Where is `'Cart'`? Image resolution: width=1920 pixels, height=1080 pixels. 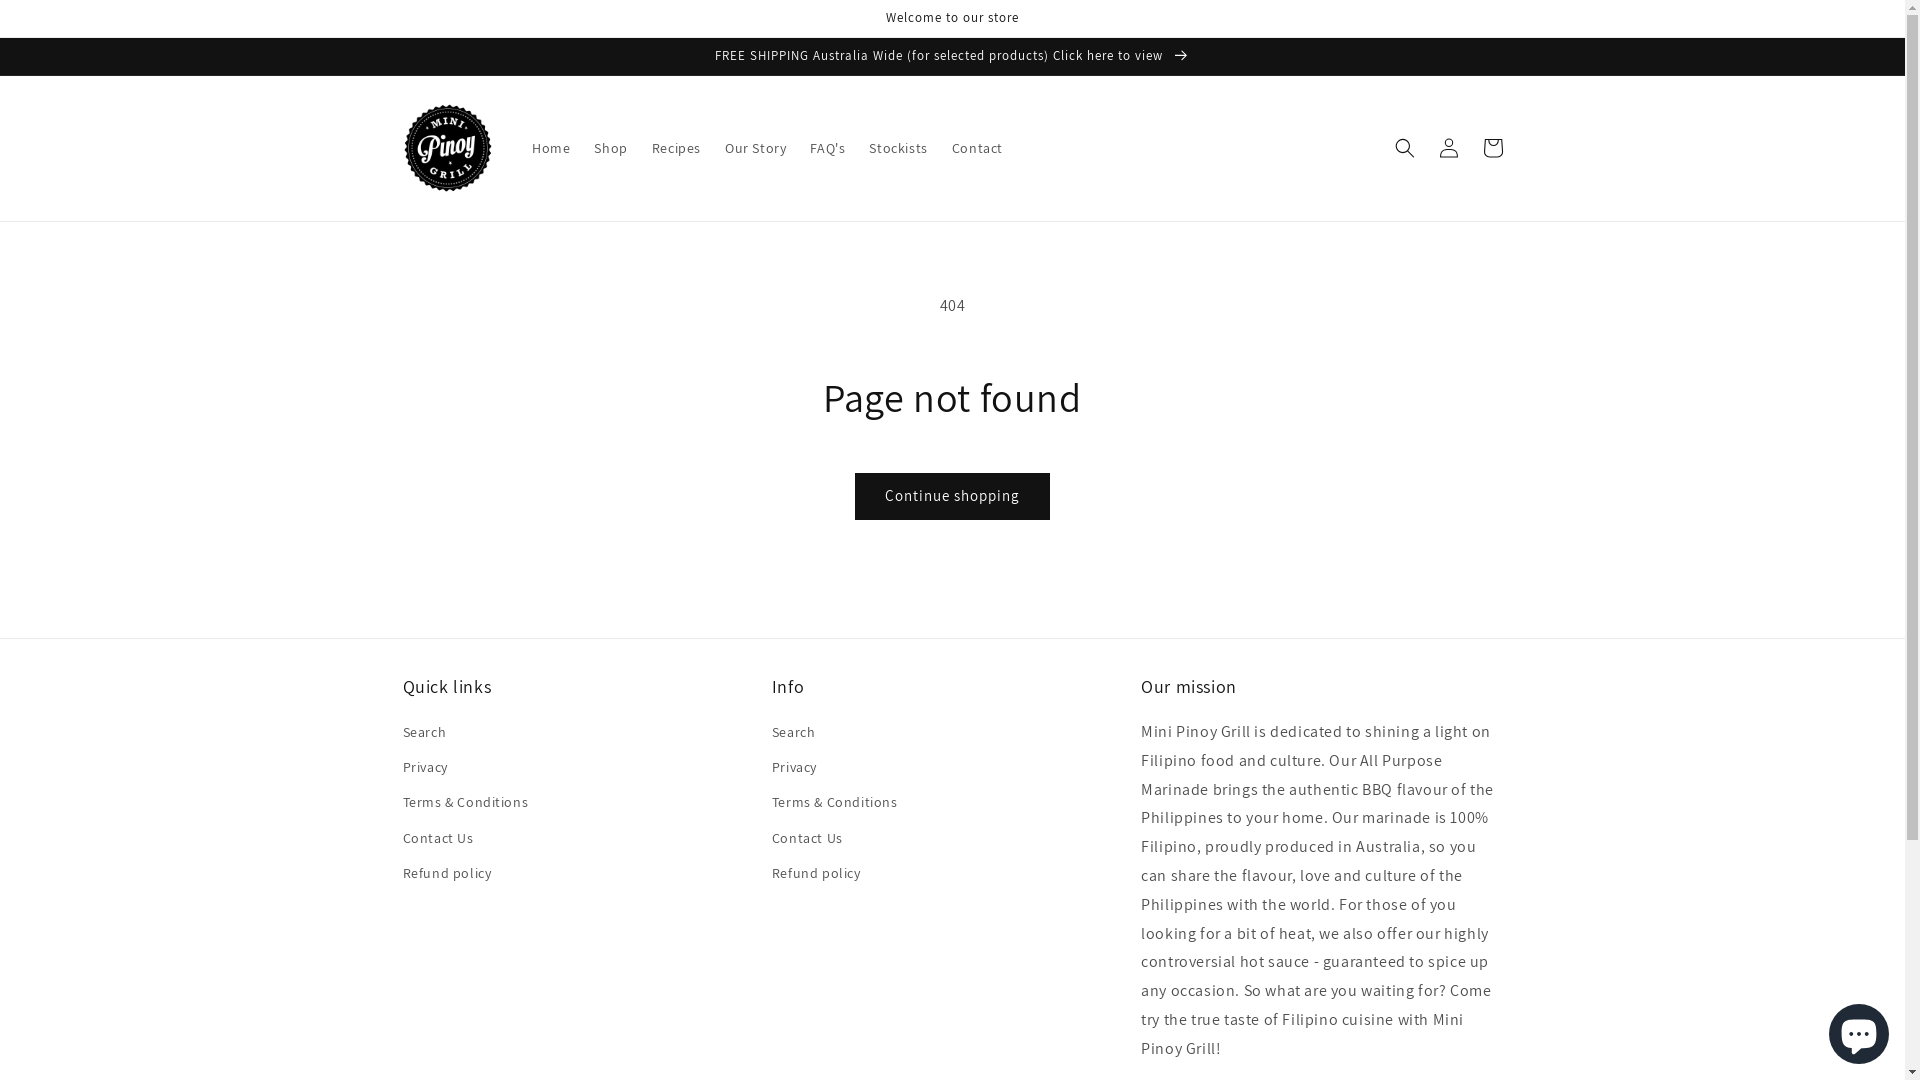
'Cart' is located at coordinates (1492, 146).